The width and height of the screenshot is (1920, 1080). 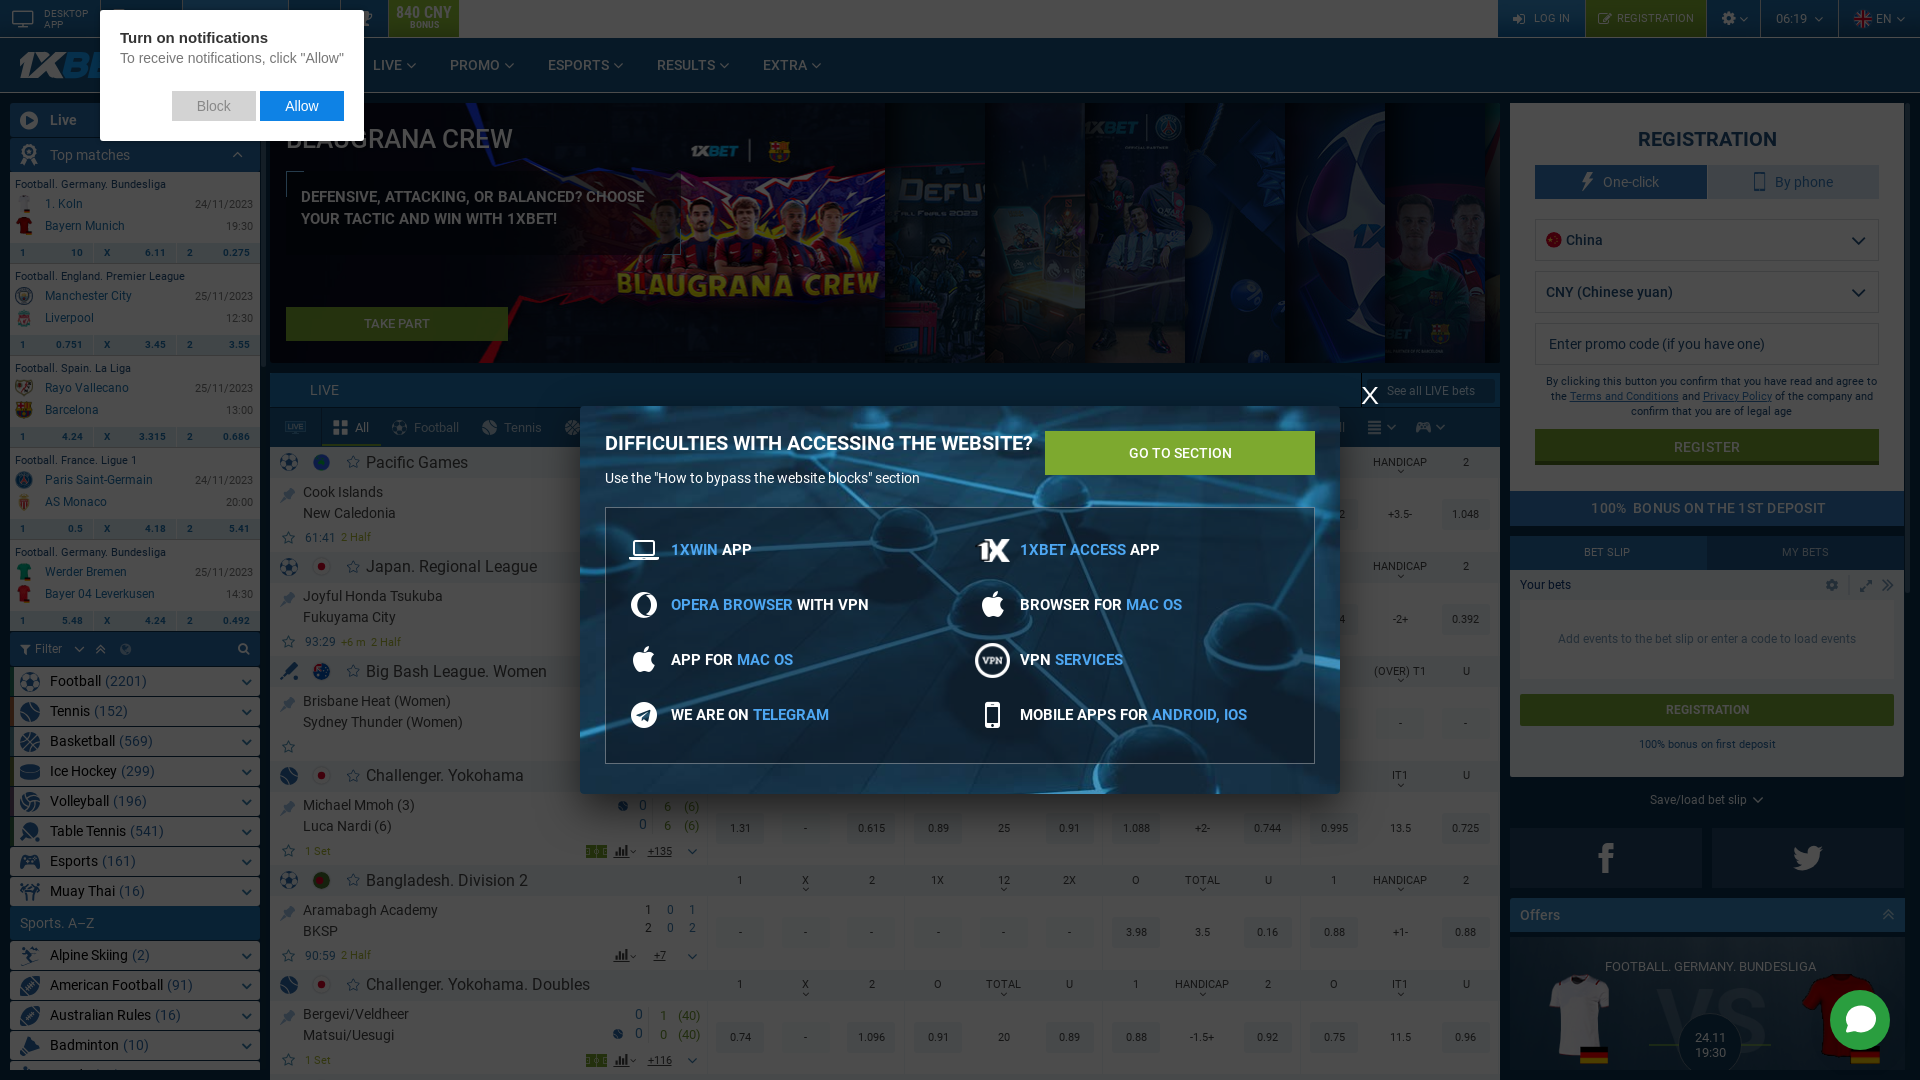 I want to click on 'BET SLIP', so click(x=1608, y=552).